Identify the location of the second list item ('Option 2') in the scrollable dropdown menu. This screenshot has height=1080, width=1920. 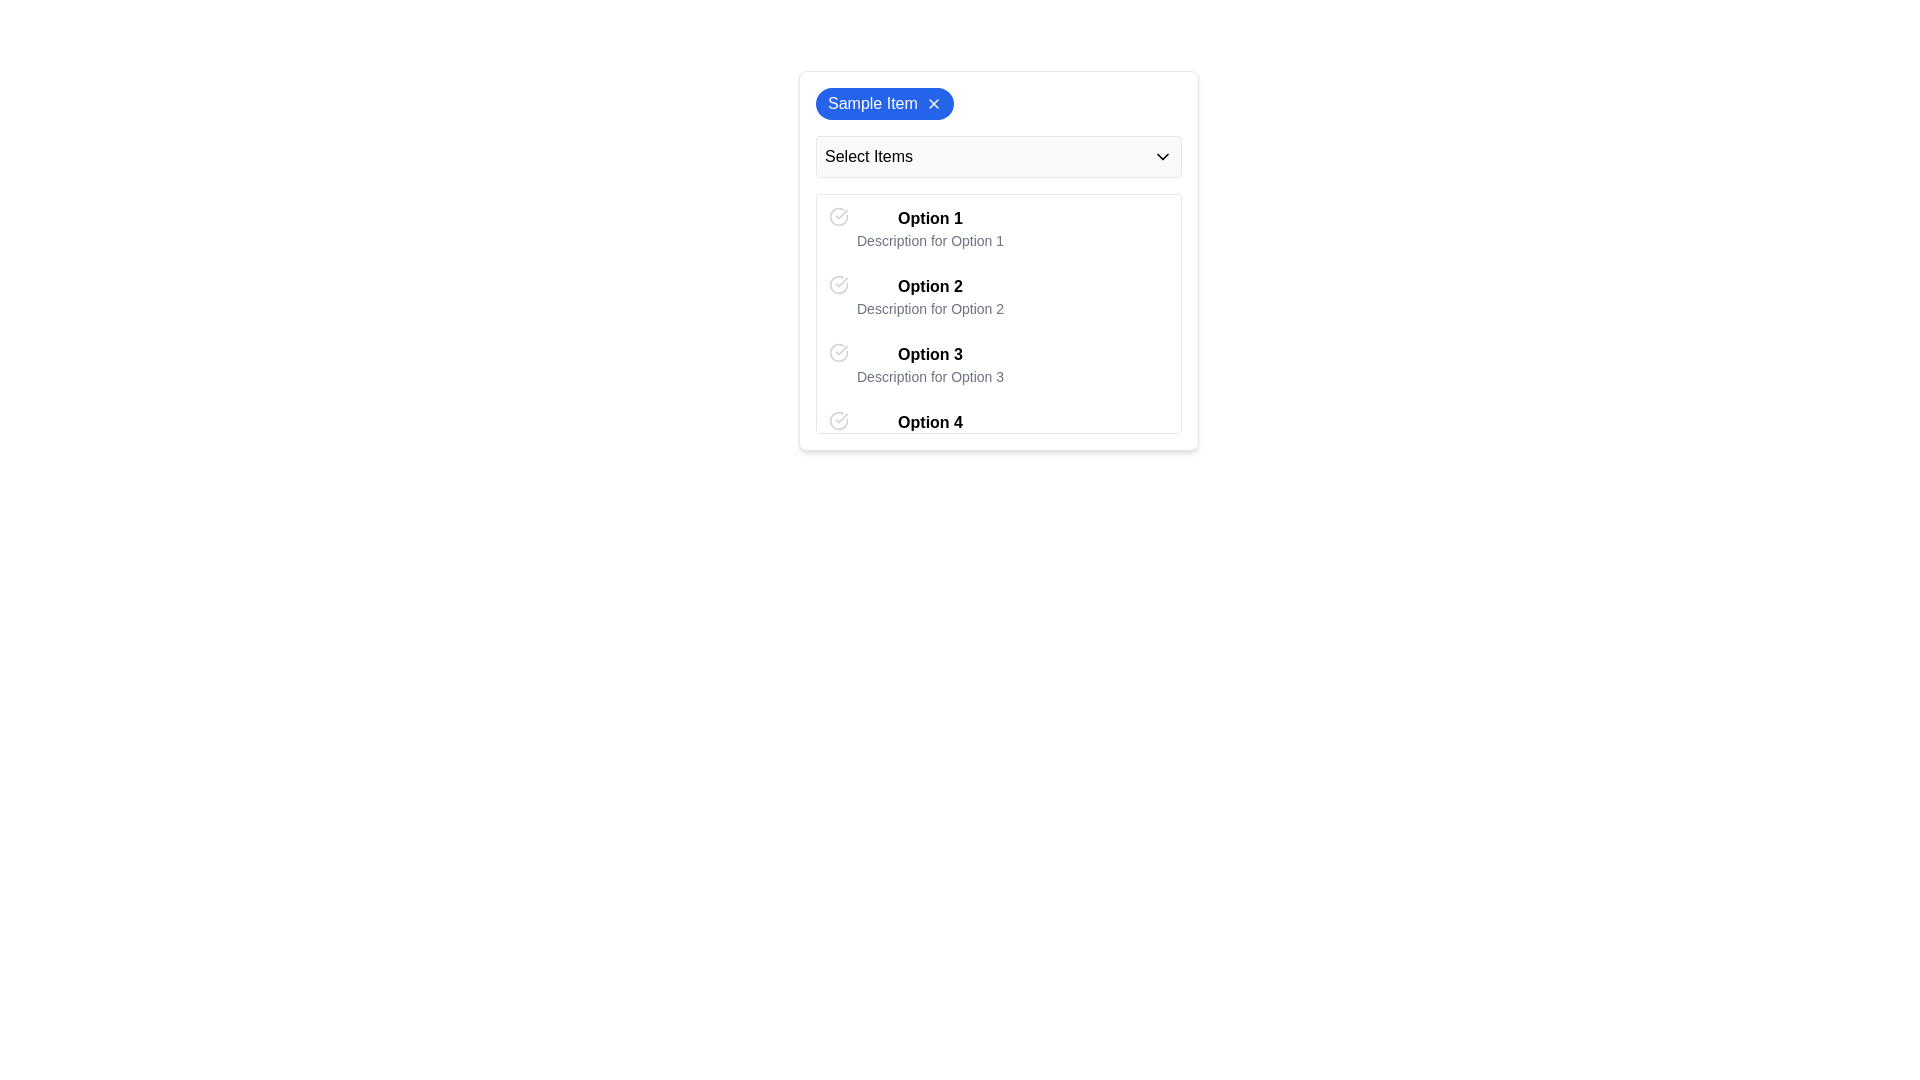
(998, 313).